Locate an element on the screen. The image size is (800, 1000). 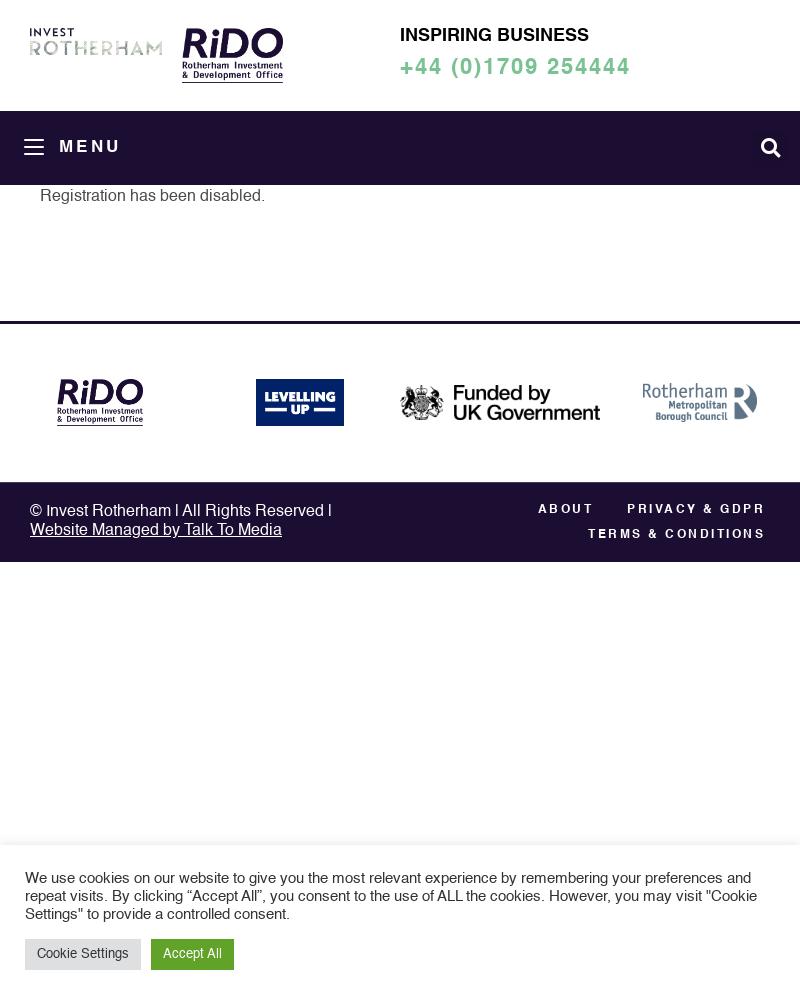
'Menu' is located at coordinates (89, 147).